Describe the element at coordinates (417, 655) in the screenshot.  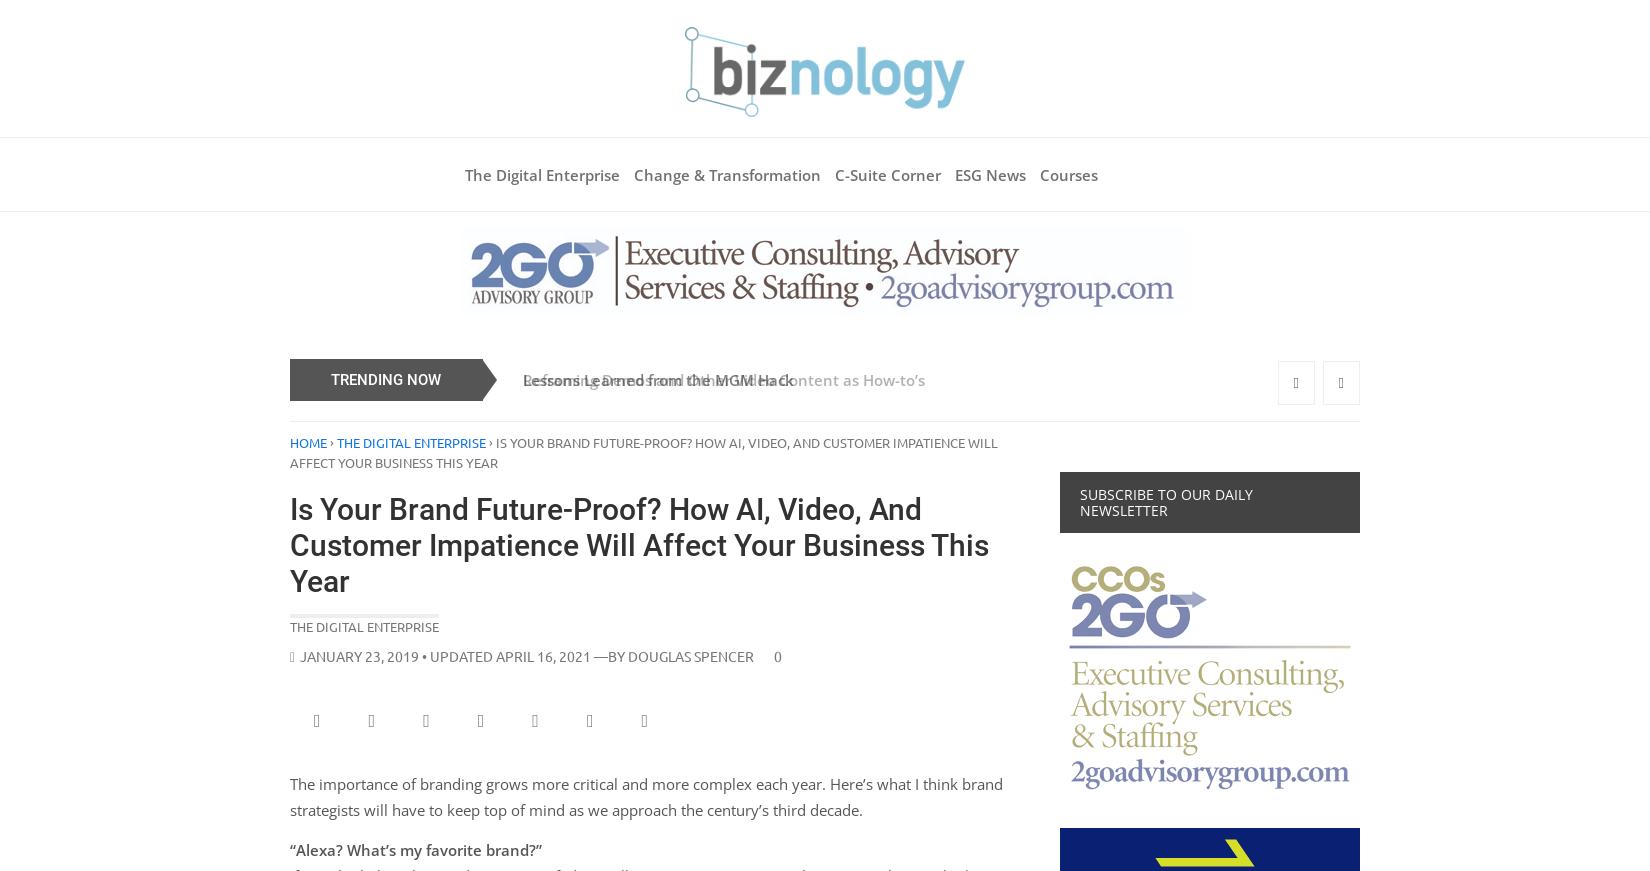
I see `'• Updated April 16, 2021'` at that location.